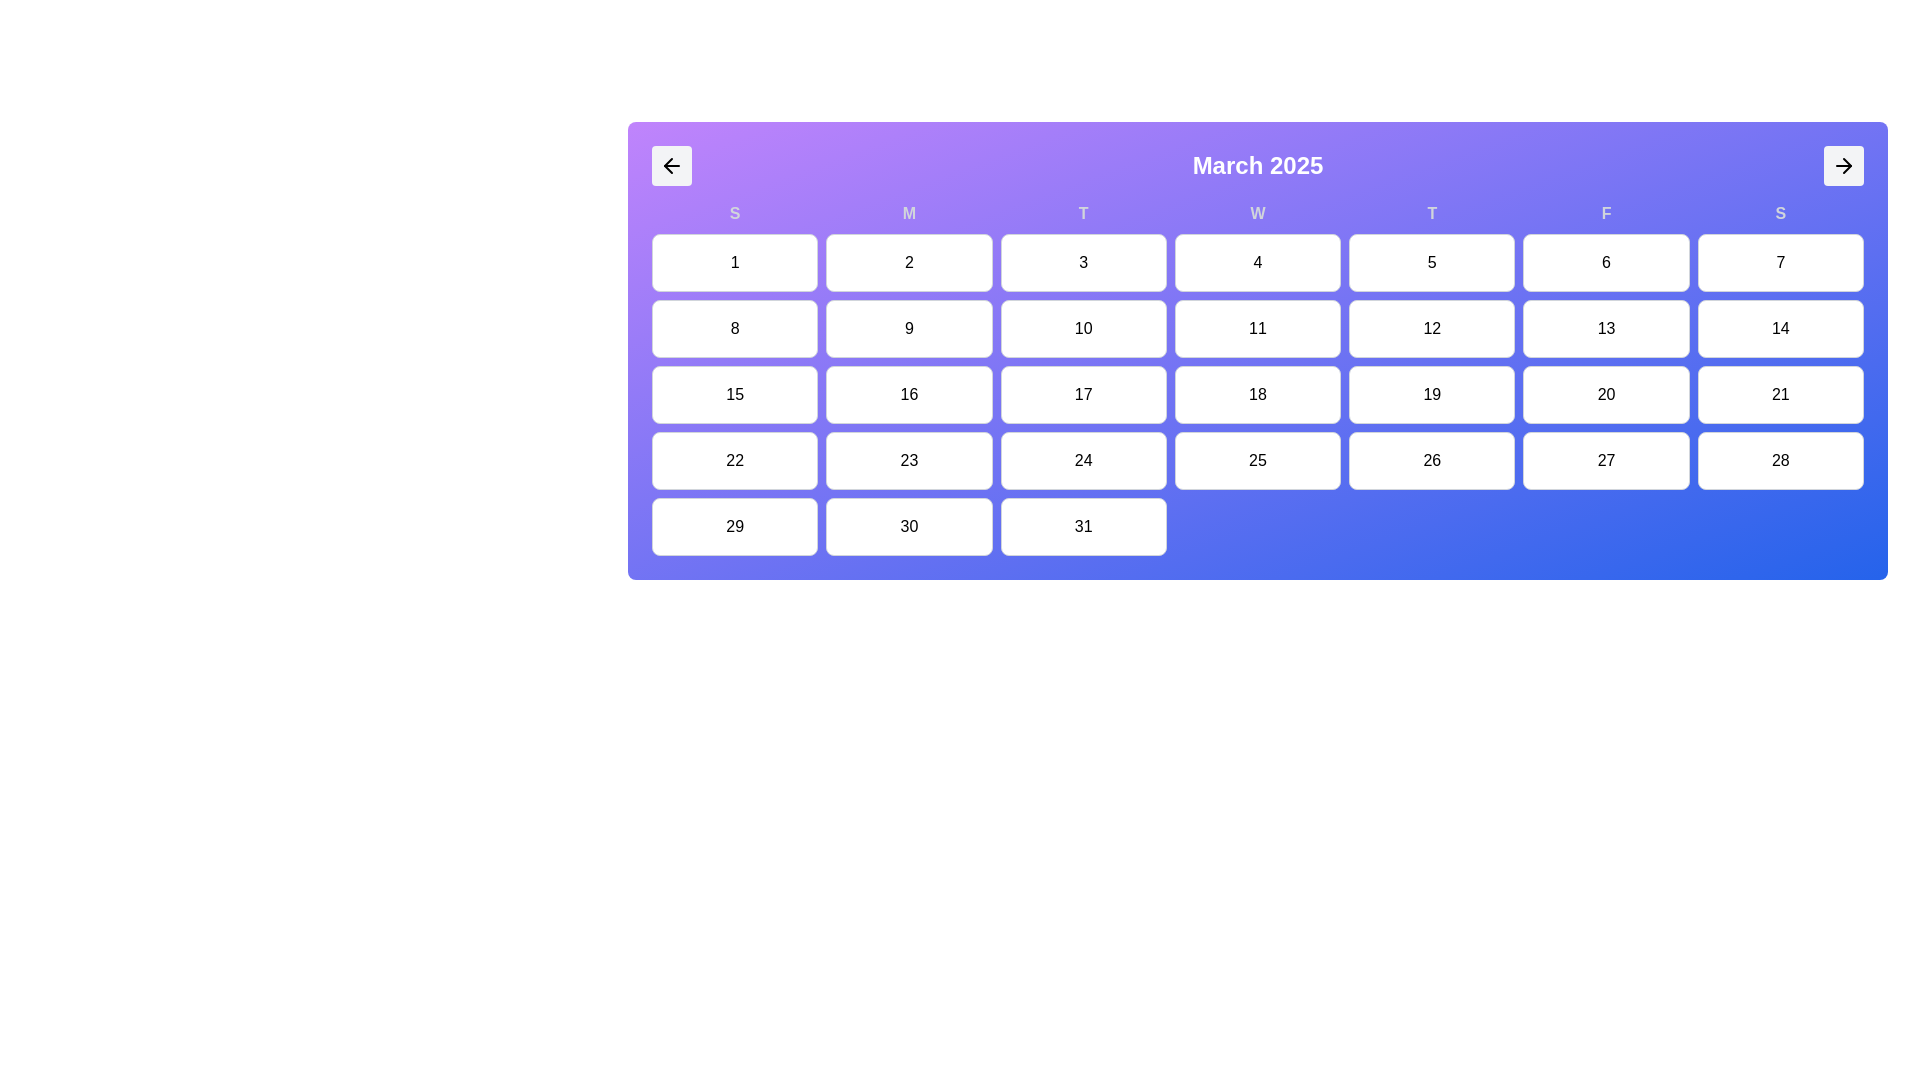 The height and width of the screenshot is (1080, 1920). Describe the element at coordinates (1256, 164) in the screenshot. I see `the 'March 2025' text label element, which is displayed in bold and large white font within a horizontal navigation strip on a gradient purple-to-blue background` at that location.